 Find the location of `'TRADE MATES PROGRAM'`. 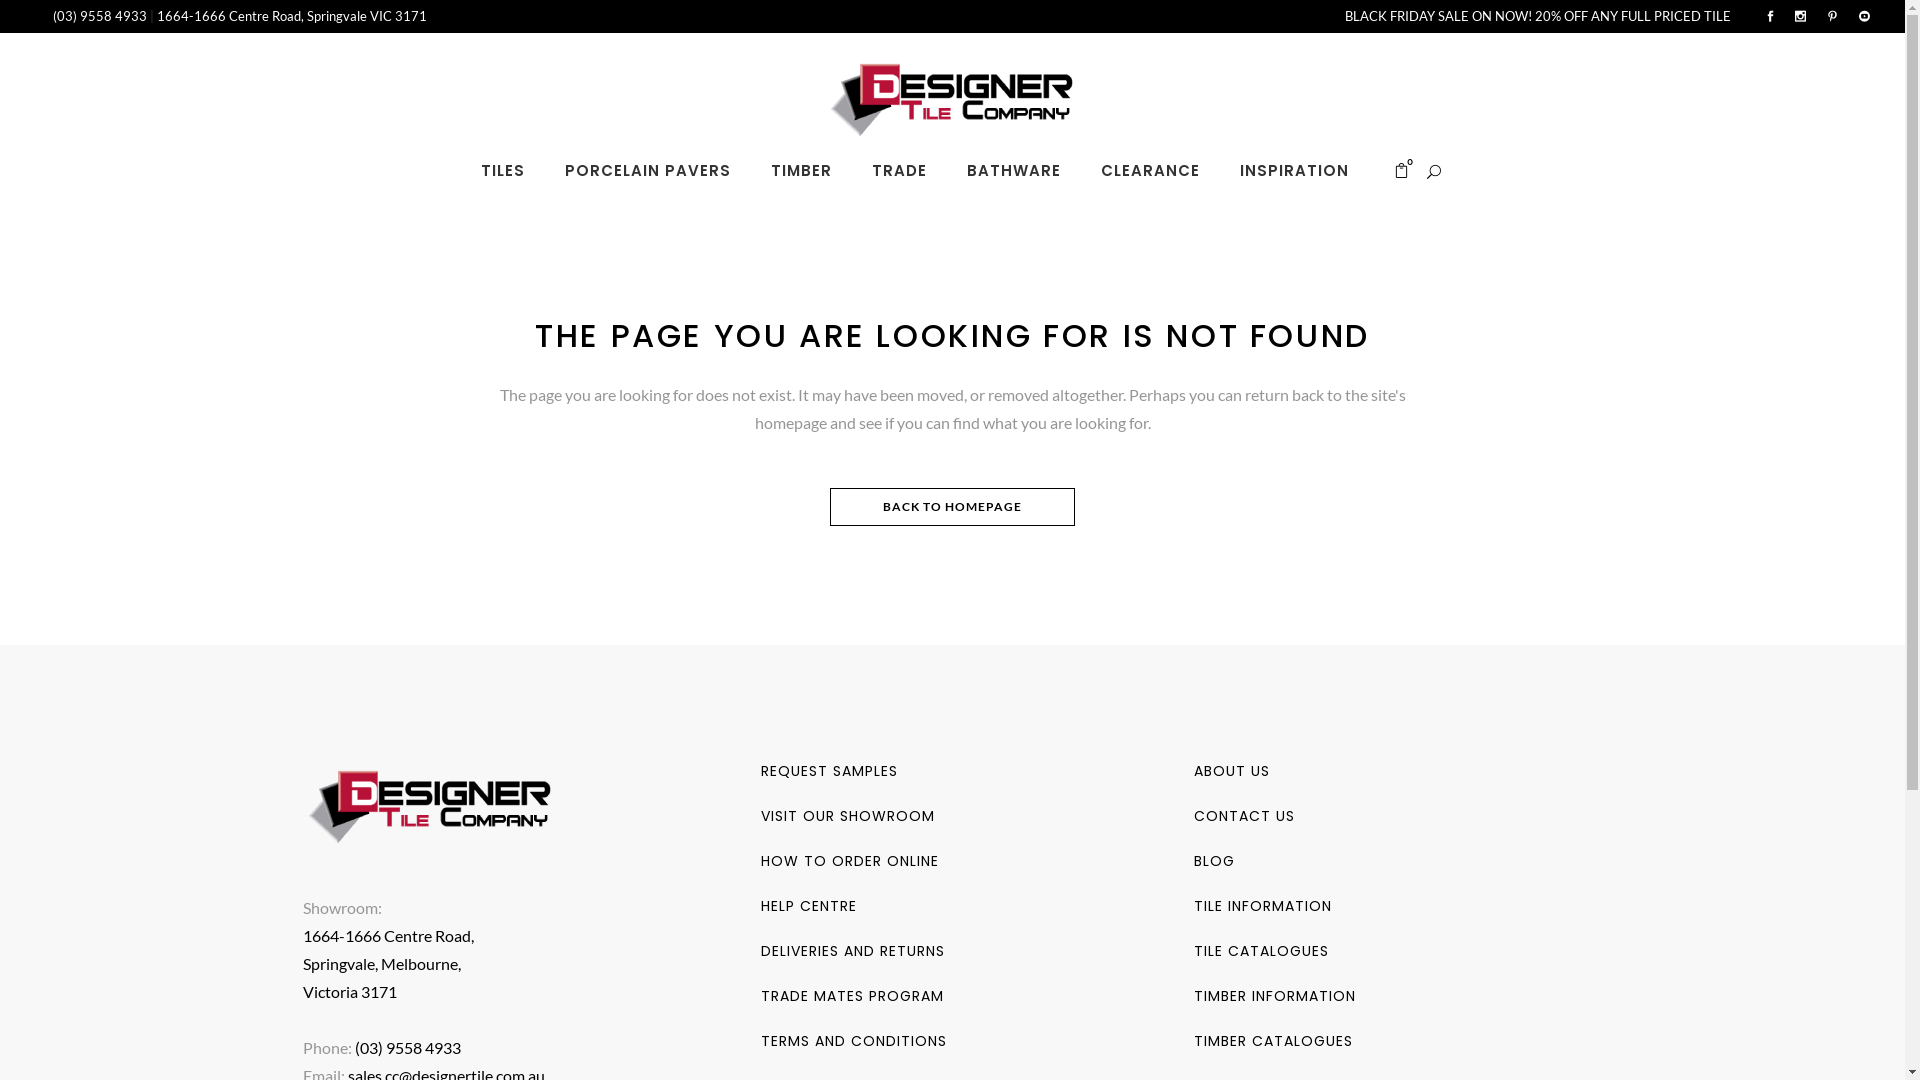

'TRADE MATES PROGRAM' is located at coordinates (852, 995).